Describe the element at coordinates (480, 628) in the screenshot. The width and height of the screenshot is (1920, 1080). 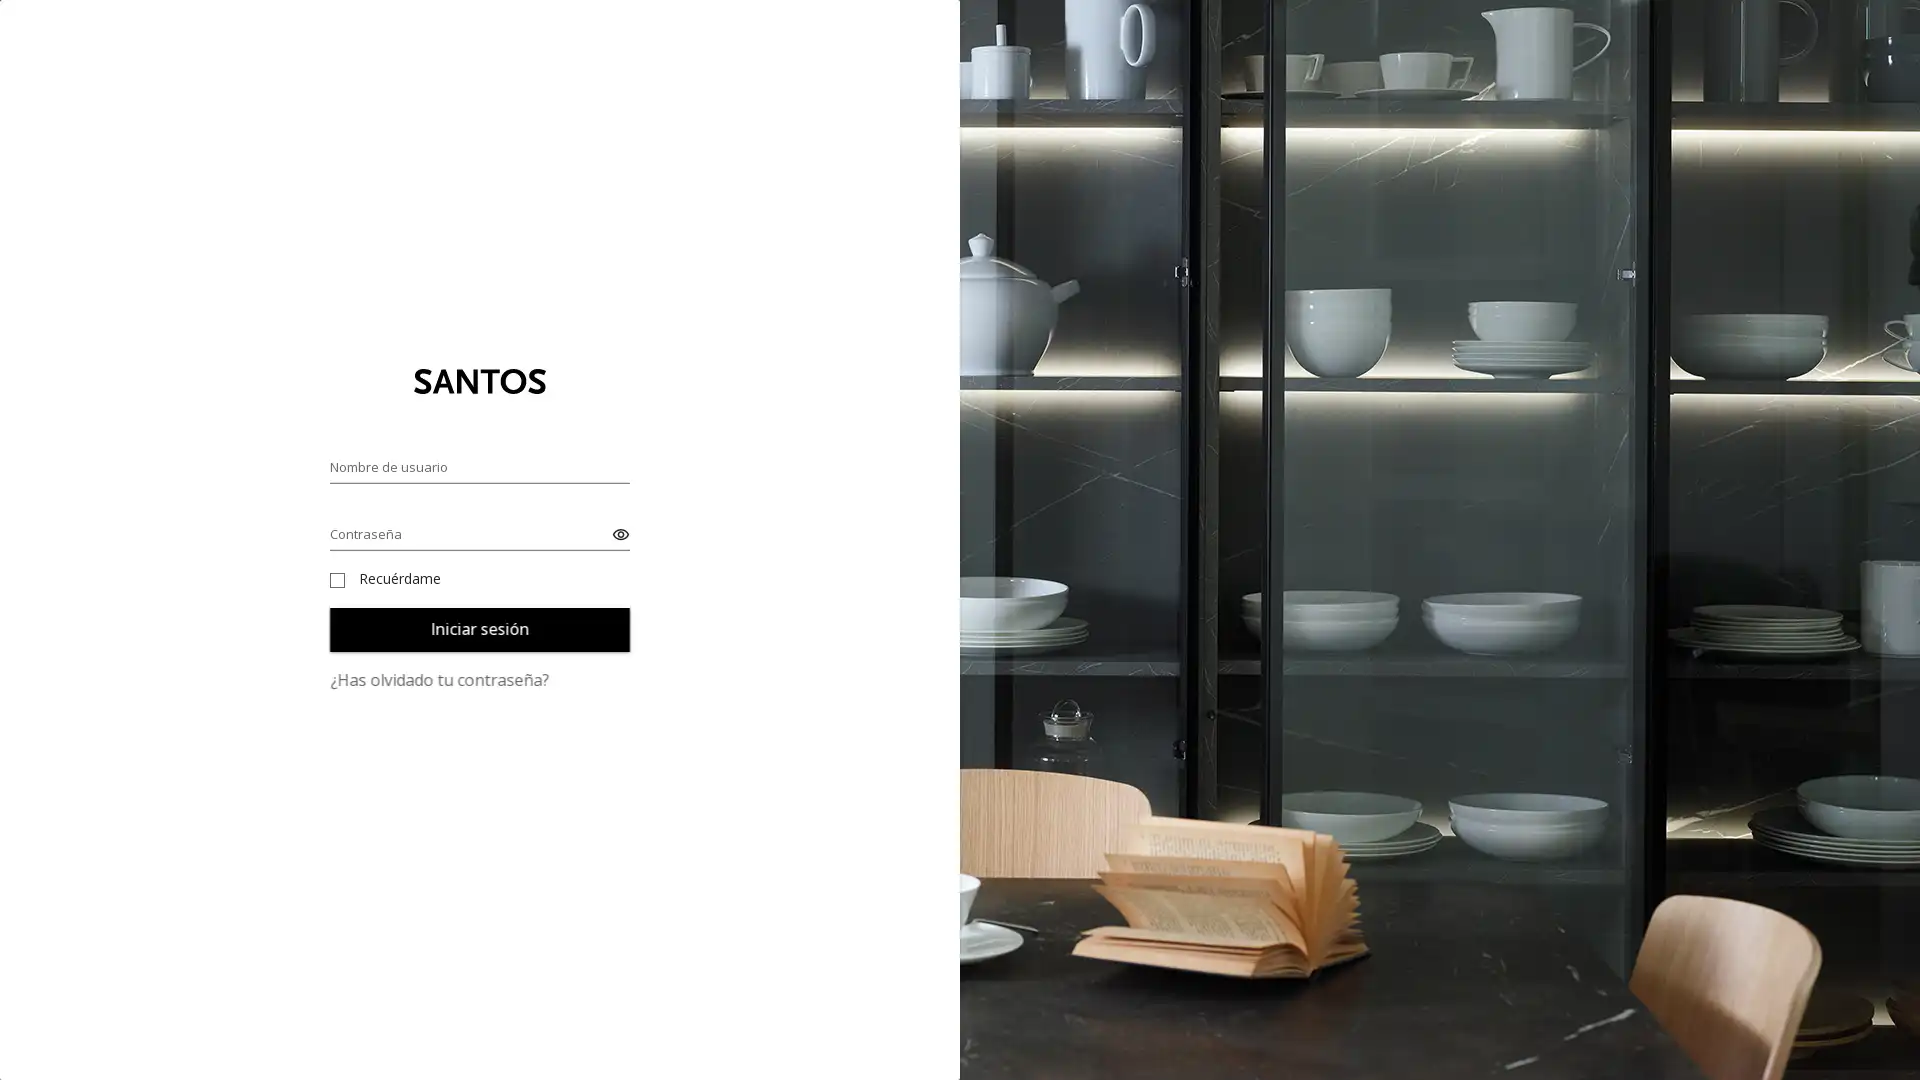
I see `Iniciar sesion` at that location.